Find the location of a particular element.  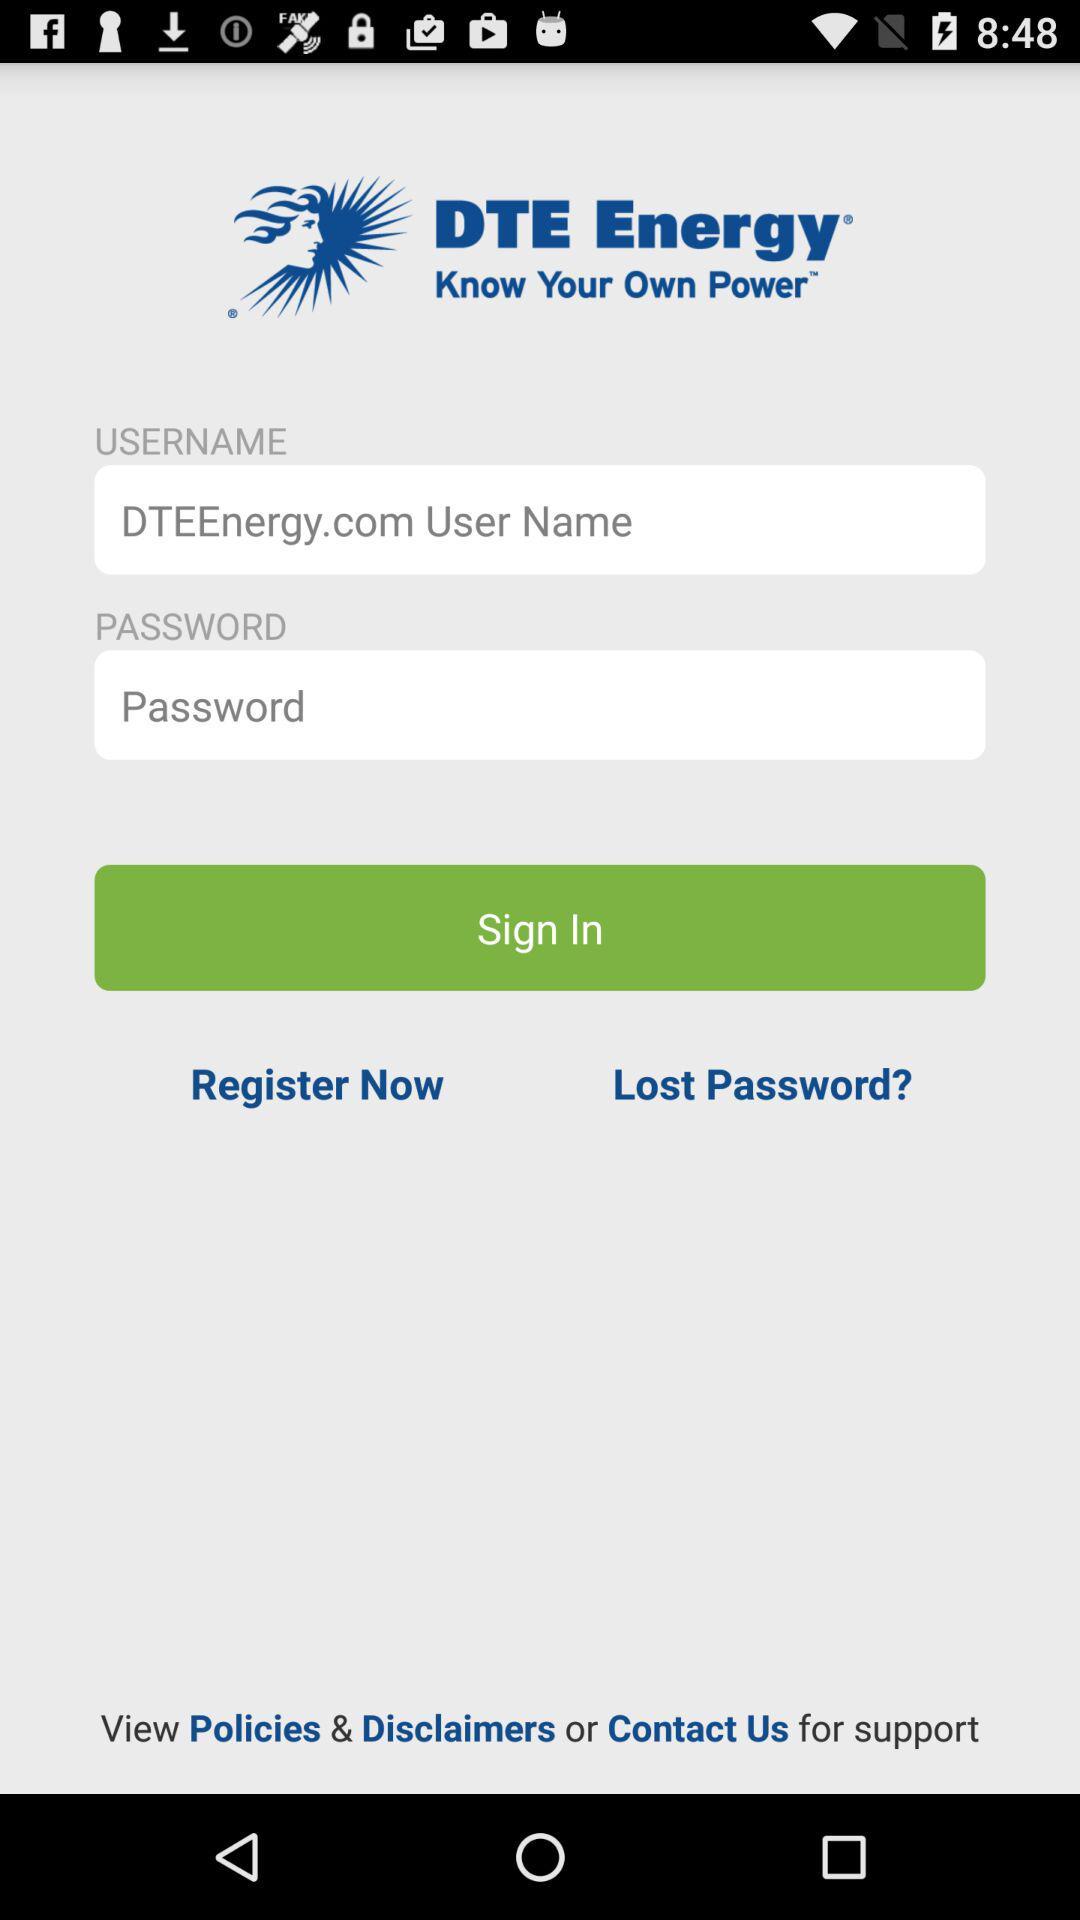

lost password? item is located at coordinates (762, 1082).